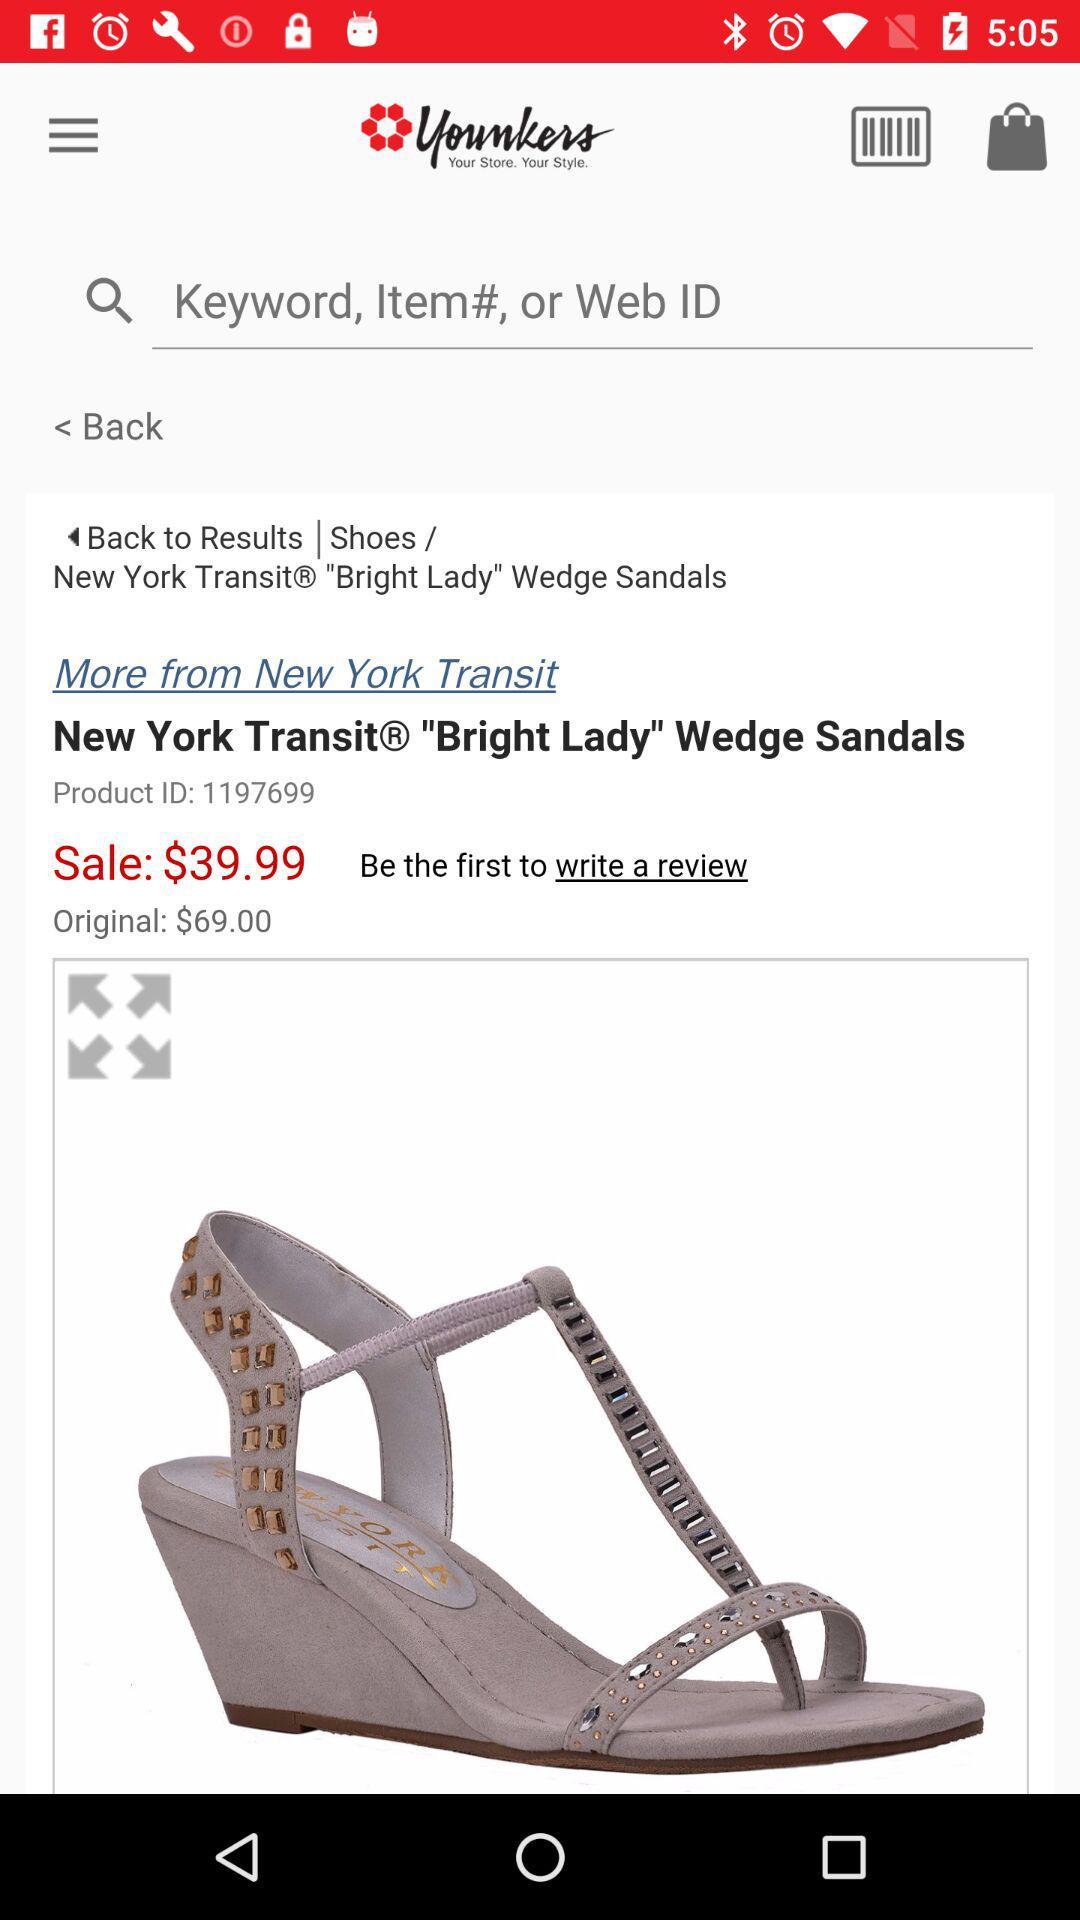 The image size is (1080, 1920). What do you see at coordinates (890, 135) in the screenshot?
I see `search` at bounding box center [890, 135].